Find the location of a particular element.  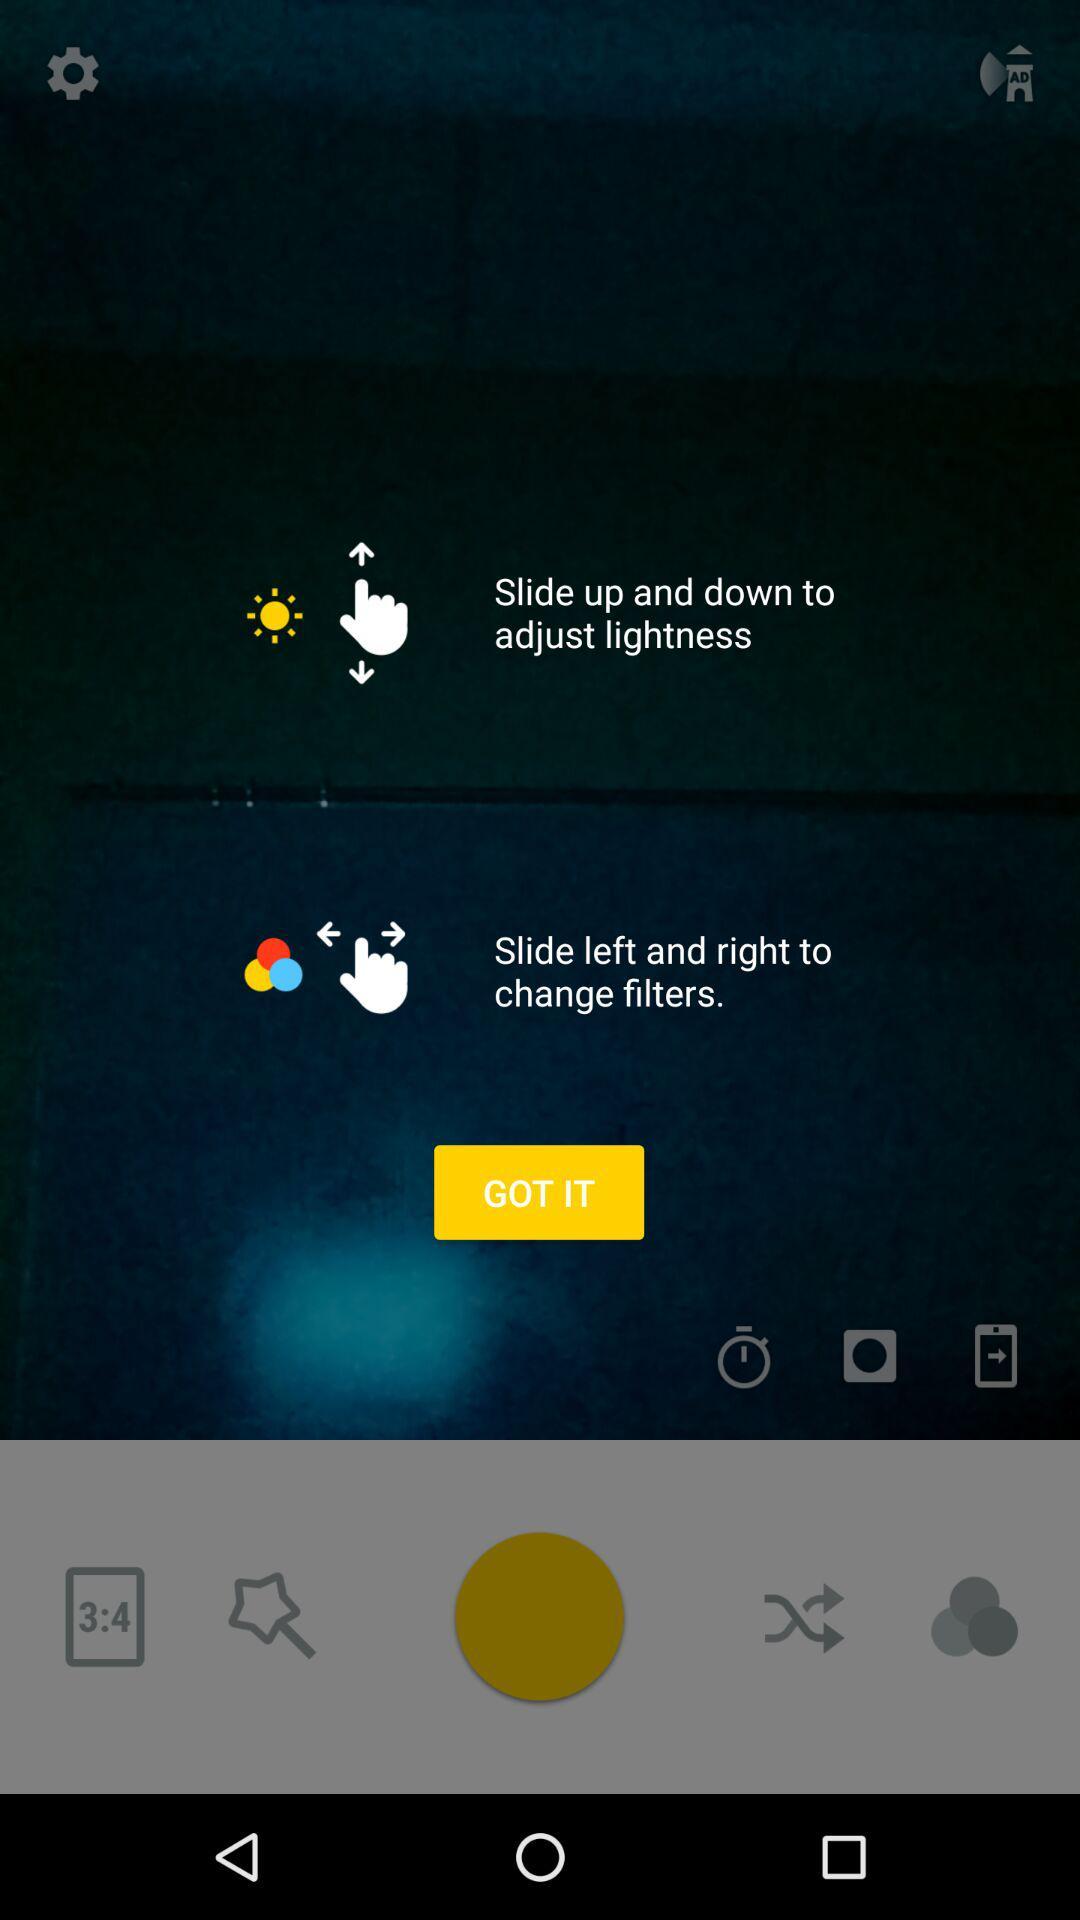

send this to your phone is located at coordinates (995, 1356).